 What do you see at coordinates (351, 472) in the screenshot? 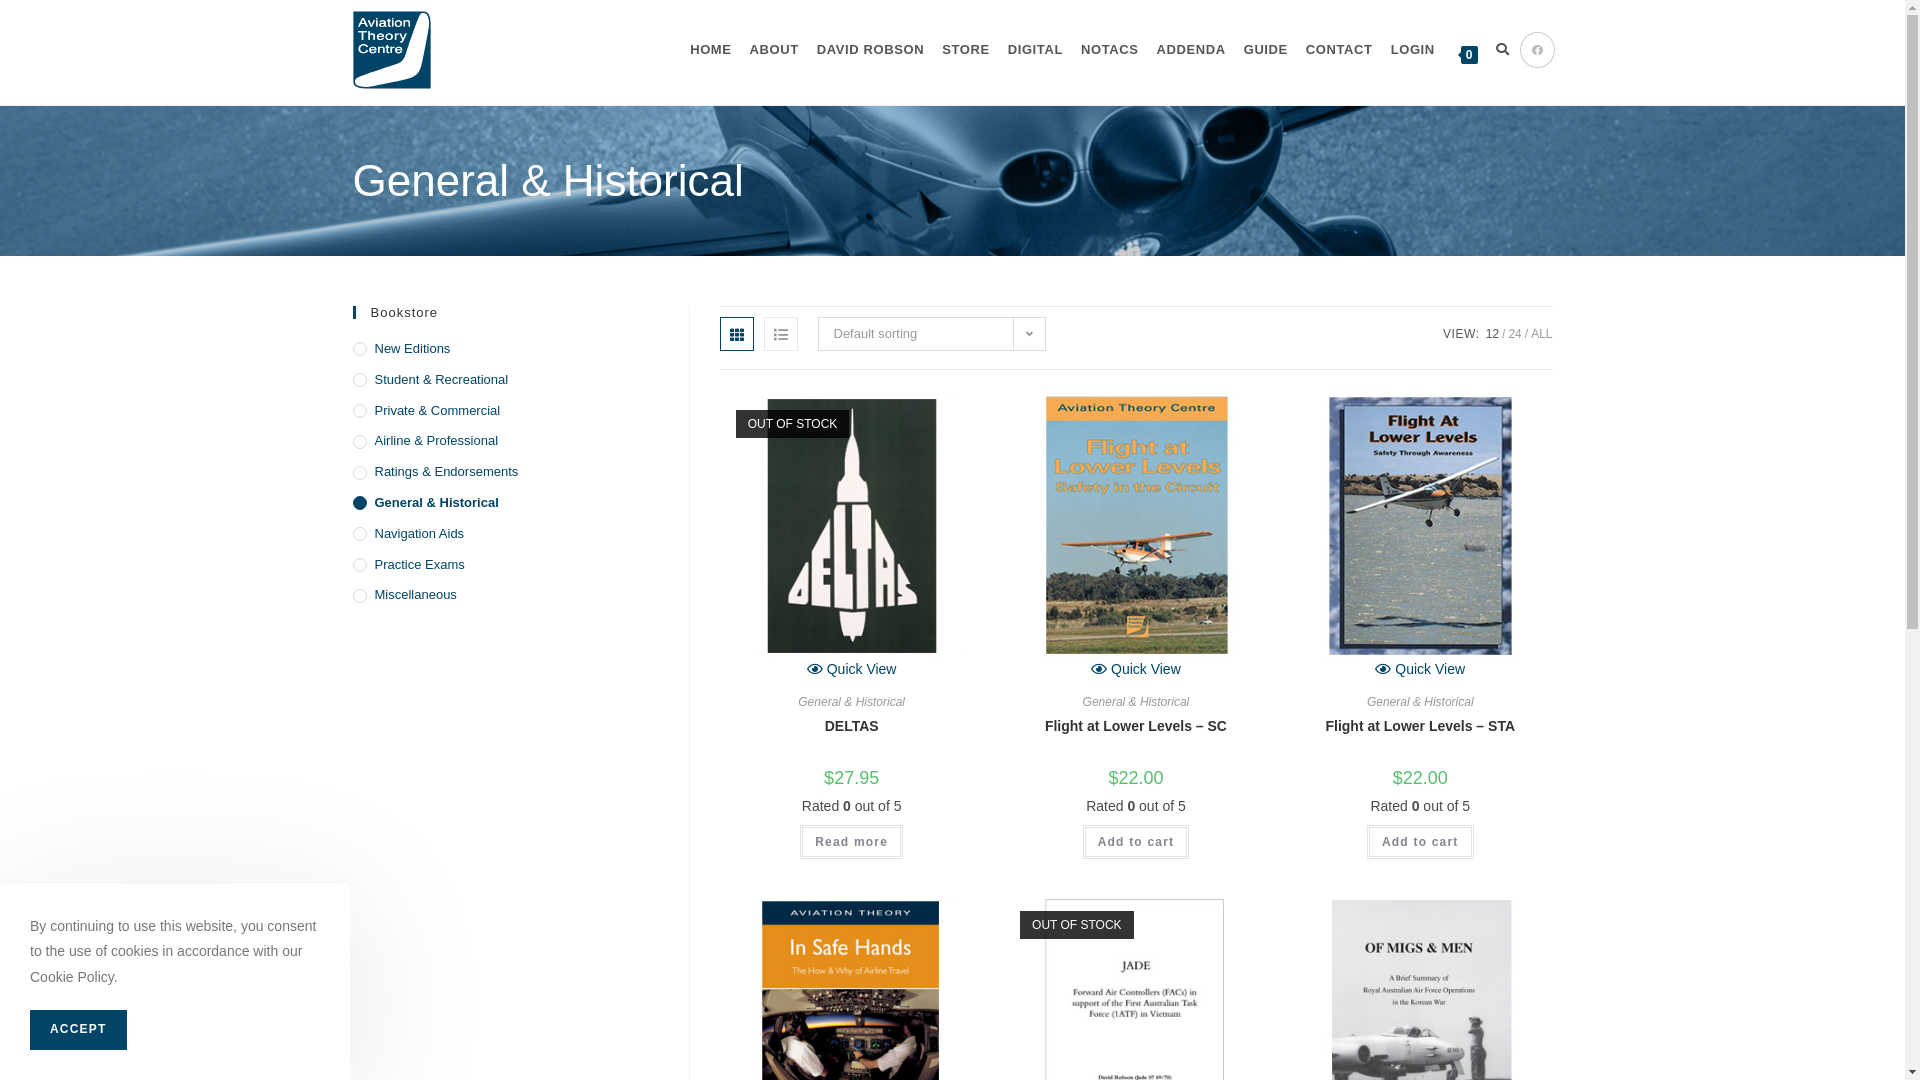
I see `'Ratings & Endorsements'` at bounding box center [351, 472].